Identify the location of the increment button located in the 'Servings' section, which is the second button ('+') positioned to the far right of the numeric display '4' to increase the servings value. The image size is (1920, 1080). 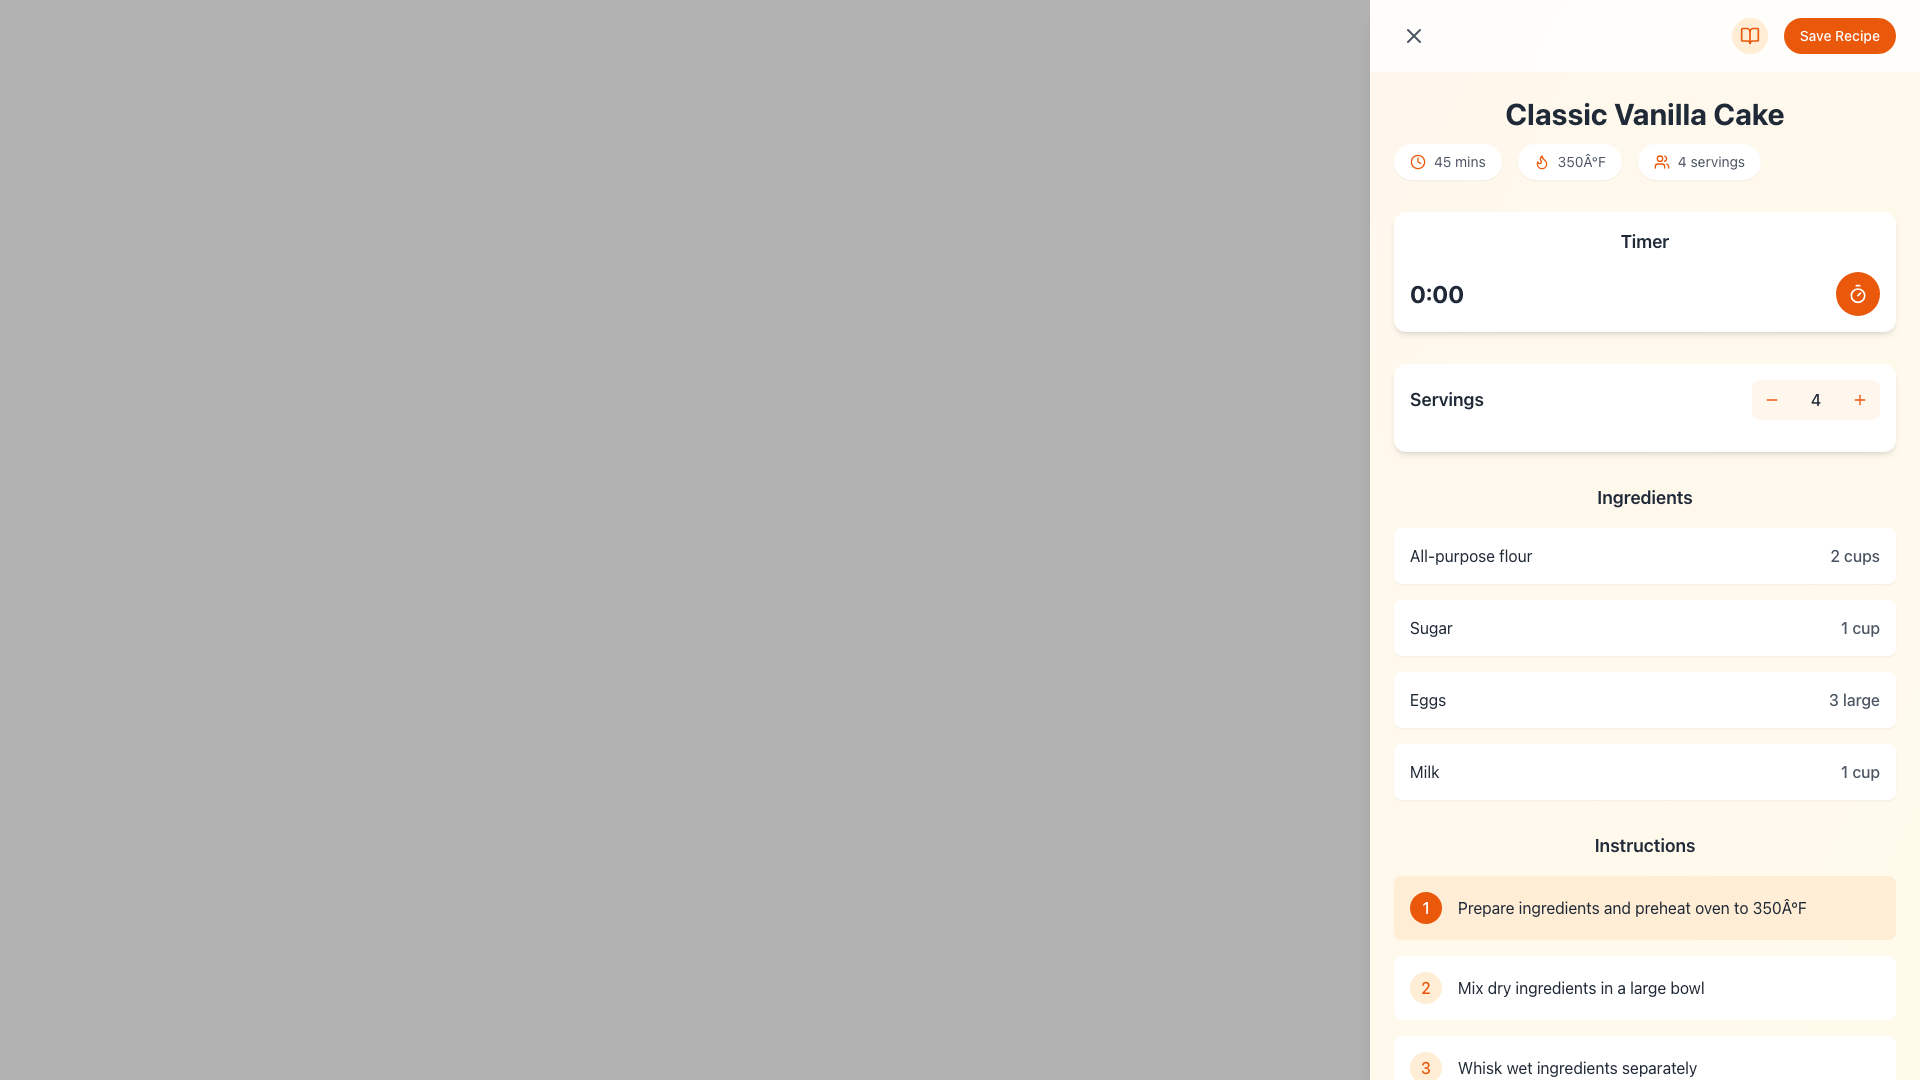
(1859, 400).